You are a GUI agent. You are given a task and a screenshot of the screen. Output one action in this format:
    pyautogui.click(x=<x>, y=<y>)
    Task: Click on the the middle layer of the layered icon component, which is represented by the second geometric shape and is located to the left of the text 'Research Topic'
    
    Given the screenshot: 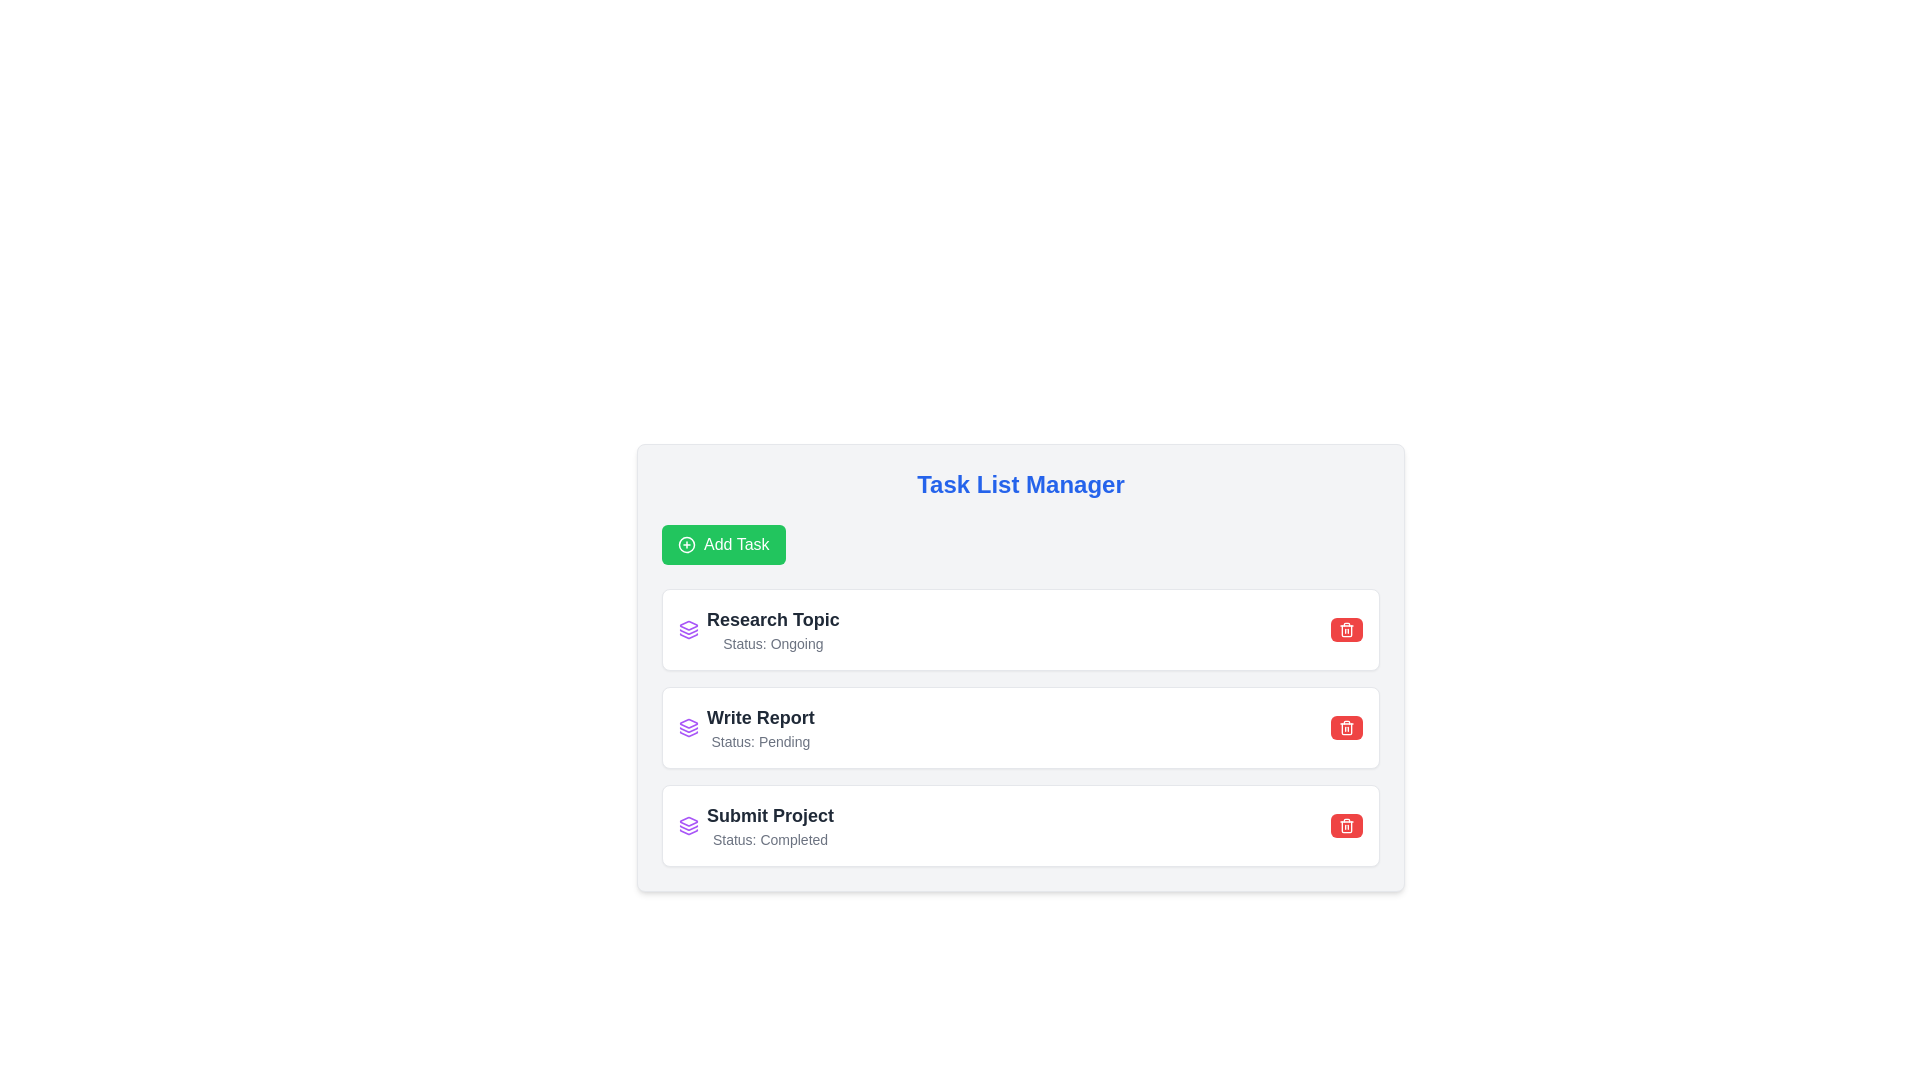 What is the action you would take?
    pyautogui.click(x=689, y=730)
    